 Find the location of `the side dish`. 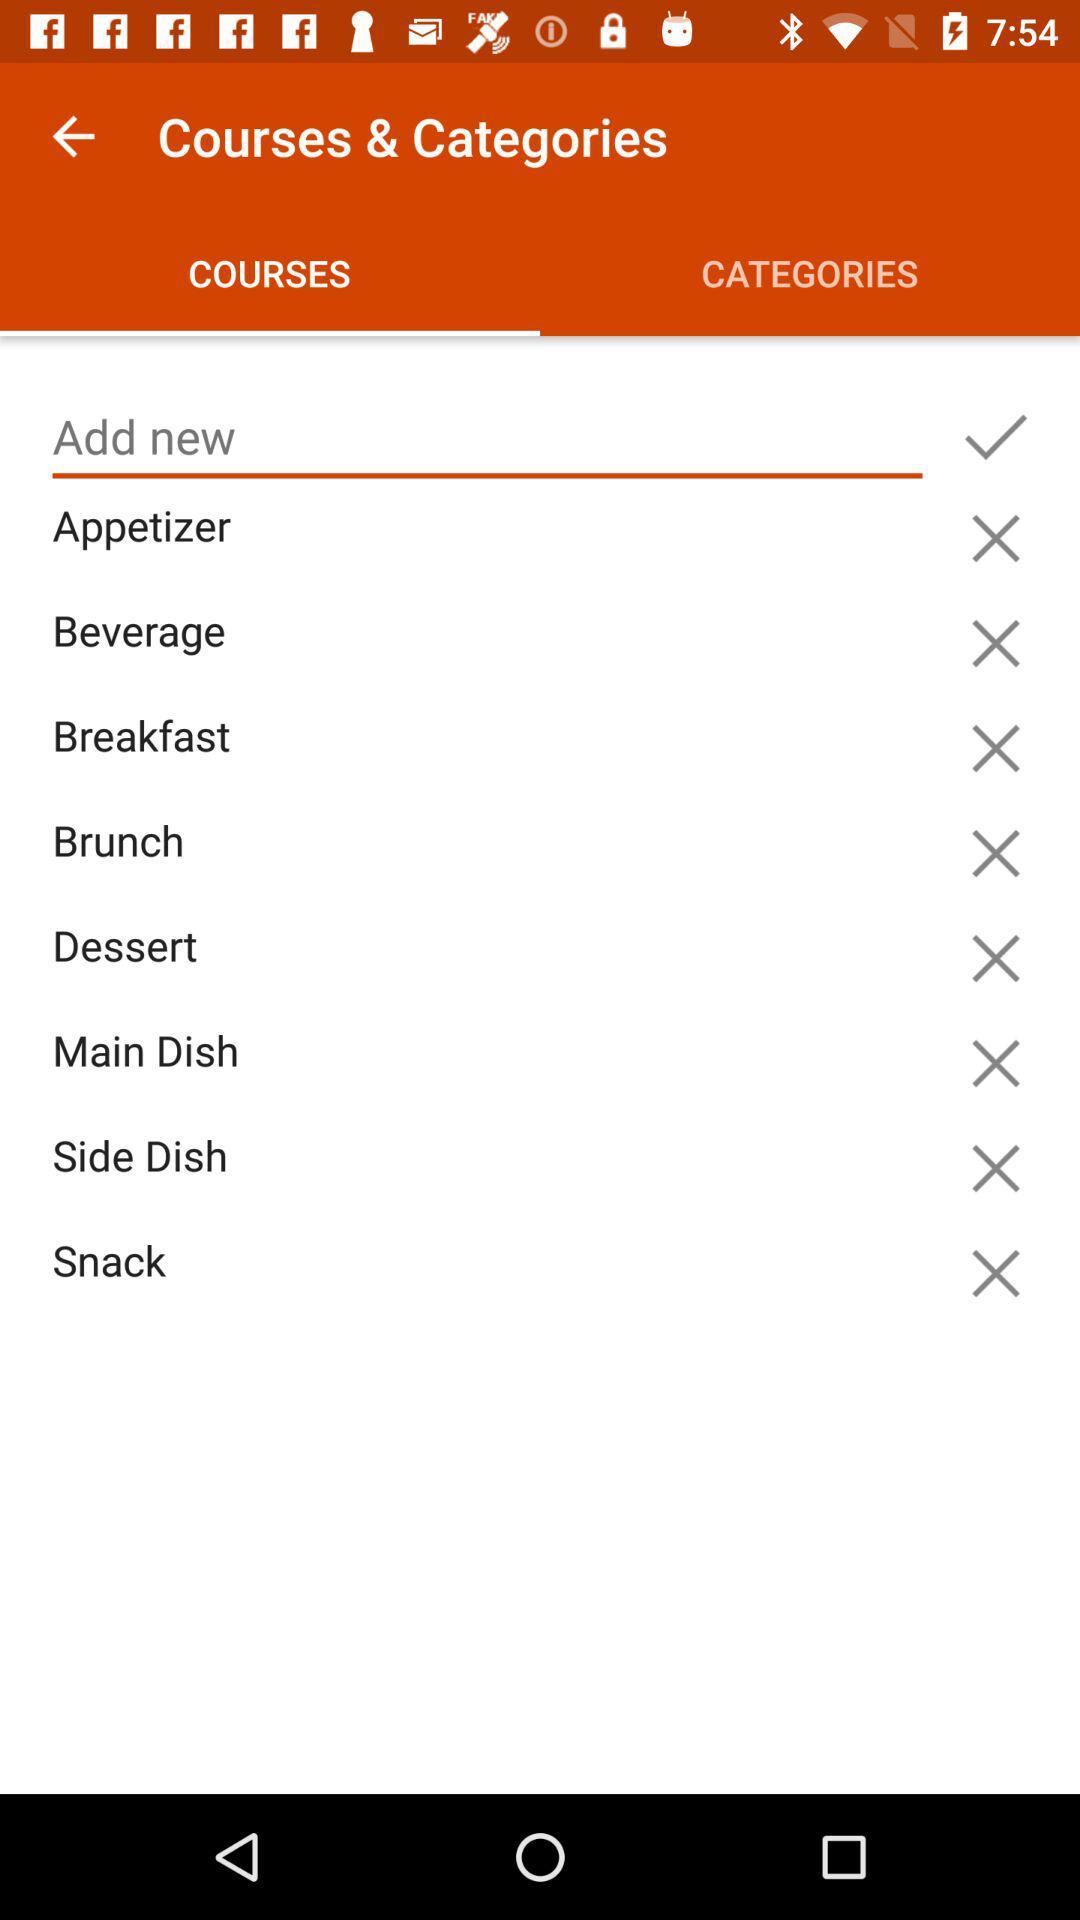

the side dish is located at coordinates (492, 1179).